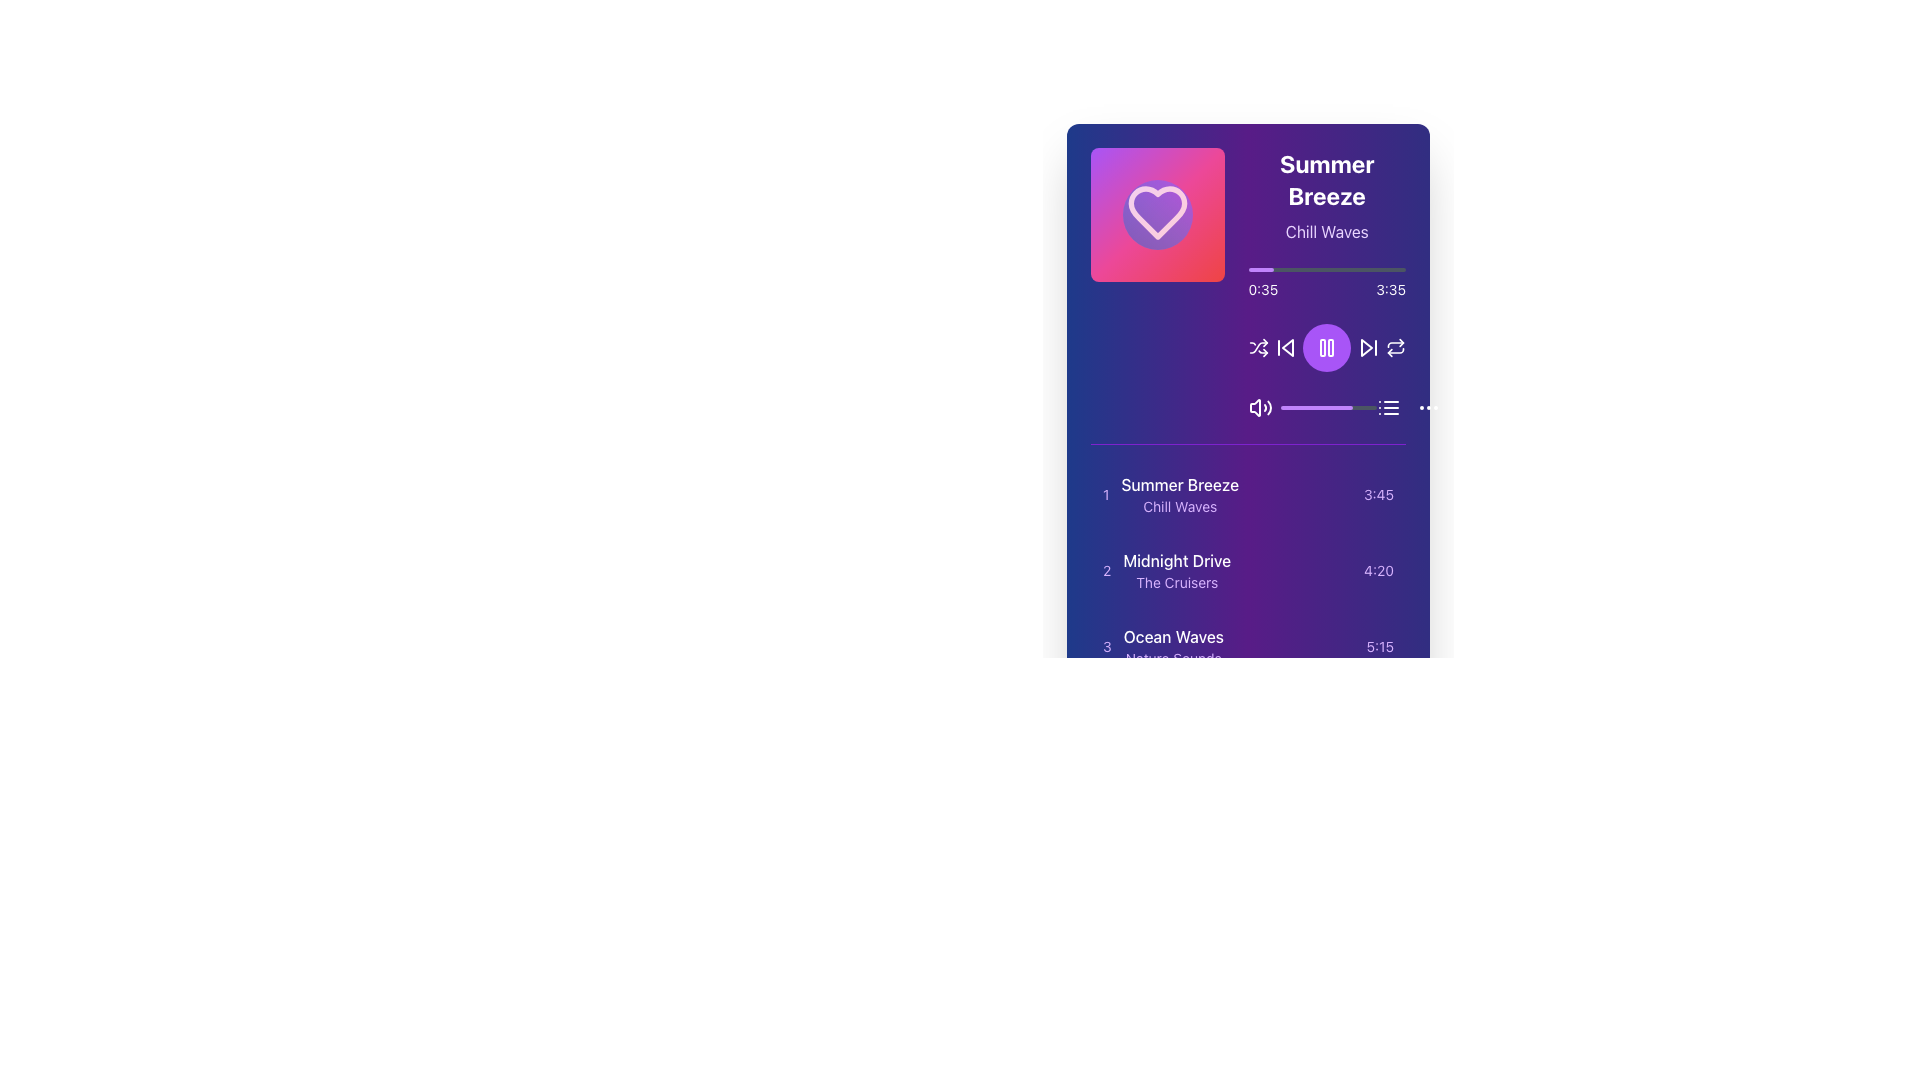  What do you see at coordinates (1285, 346) in the screenshot?
I see `the back button with a left-pointing triangle icon located in the media player interface, the second button to the left of the playback controls` at bounding box center [1285, 346].